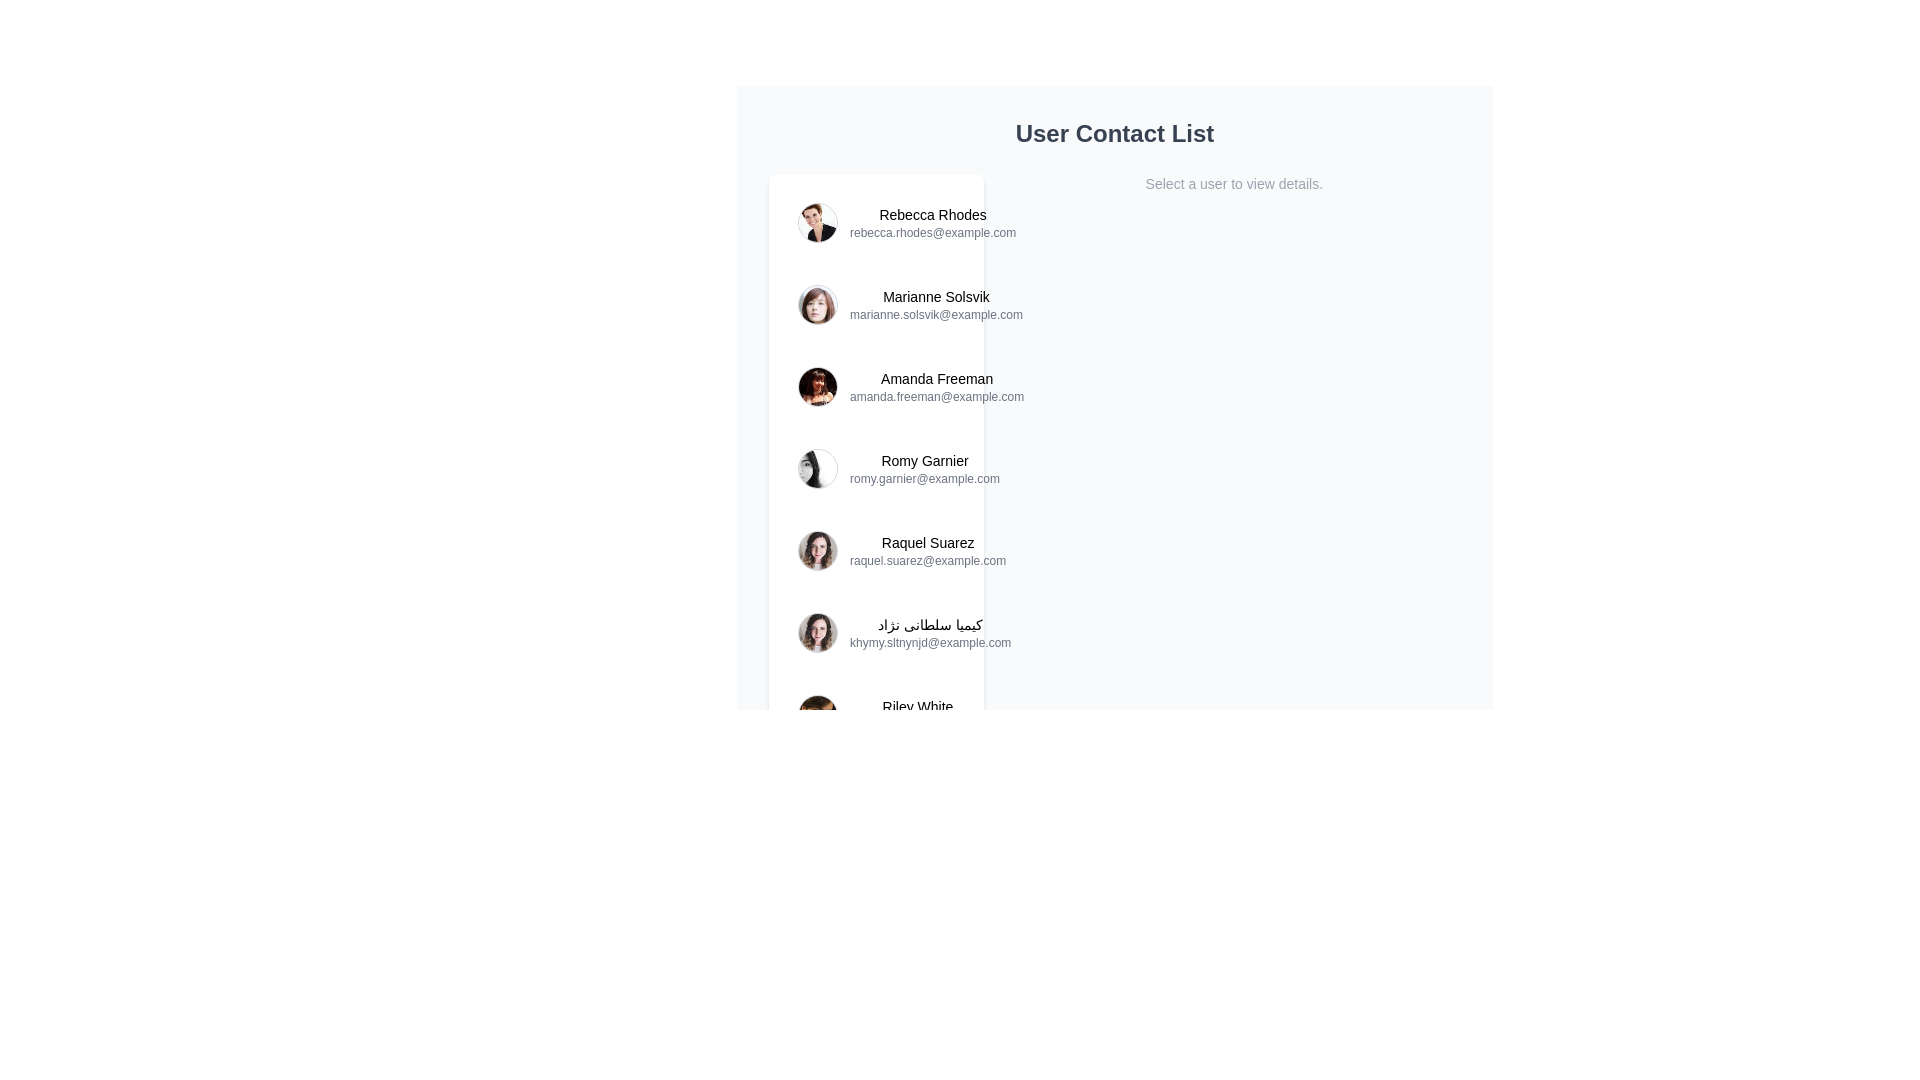 The width and height of the screenshot is (1920, 1080). Describe the element at coordinates (929, 632) in the screenshot. I see `the text display element that shows the name 'کیمیا سلطانی نژاد' and the email 'khymy.sltnynjd@example.com', which is located to the right of the profile picture` at that location.